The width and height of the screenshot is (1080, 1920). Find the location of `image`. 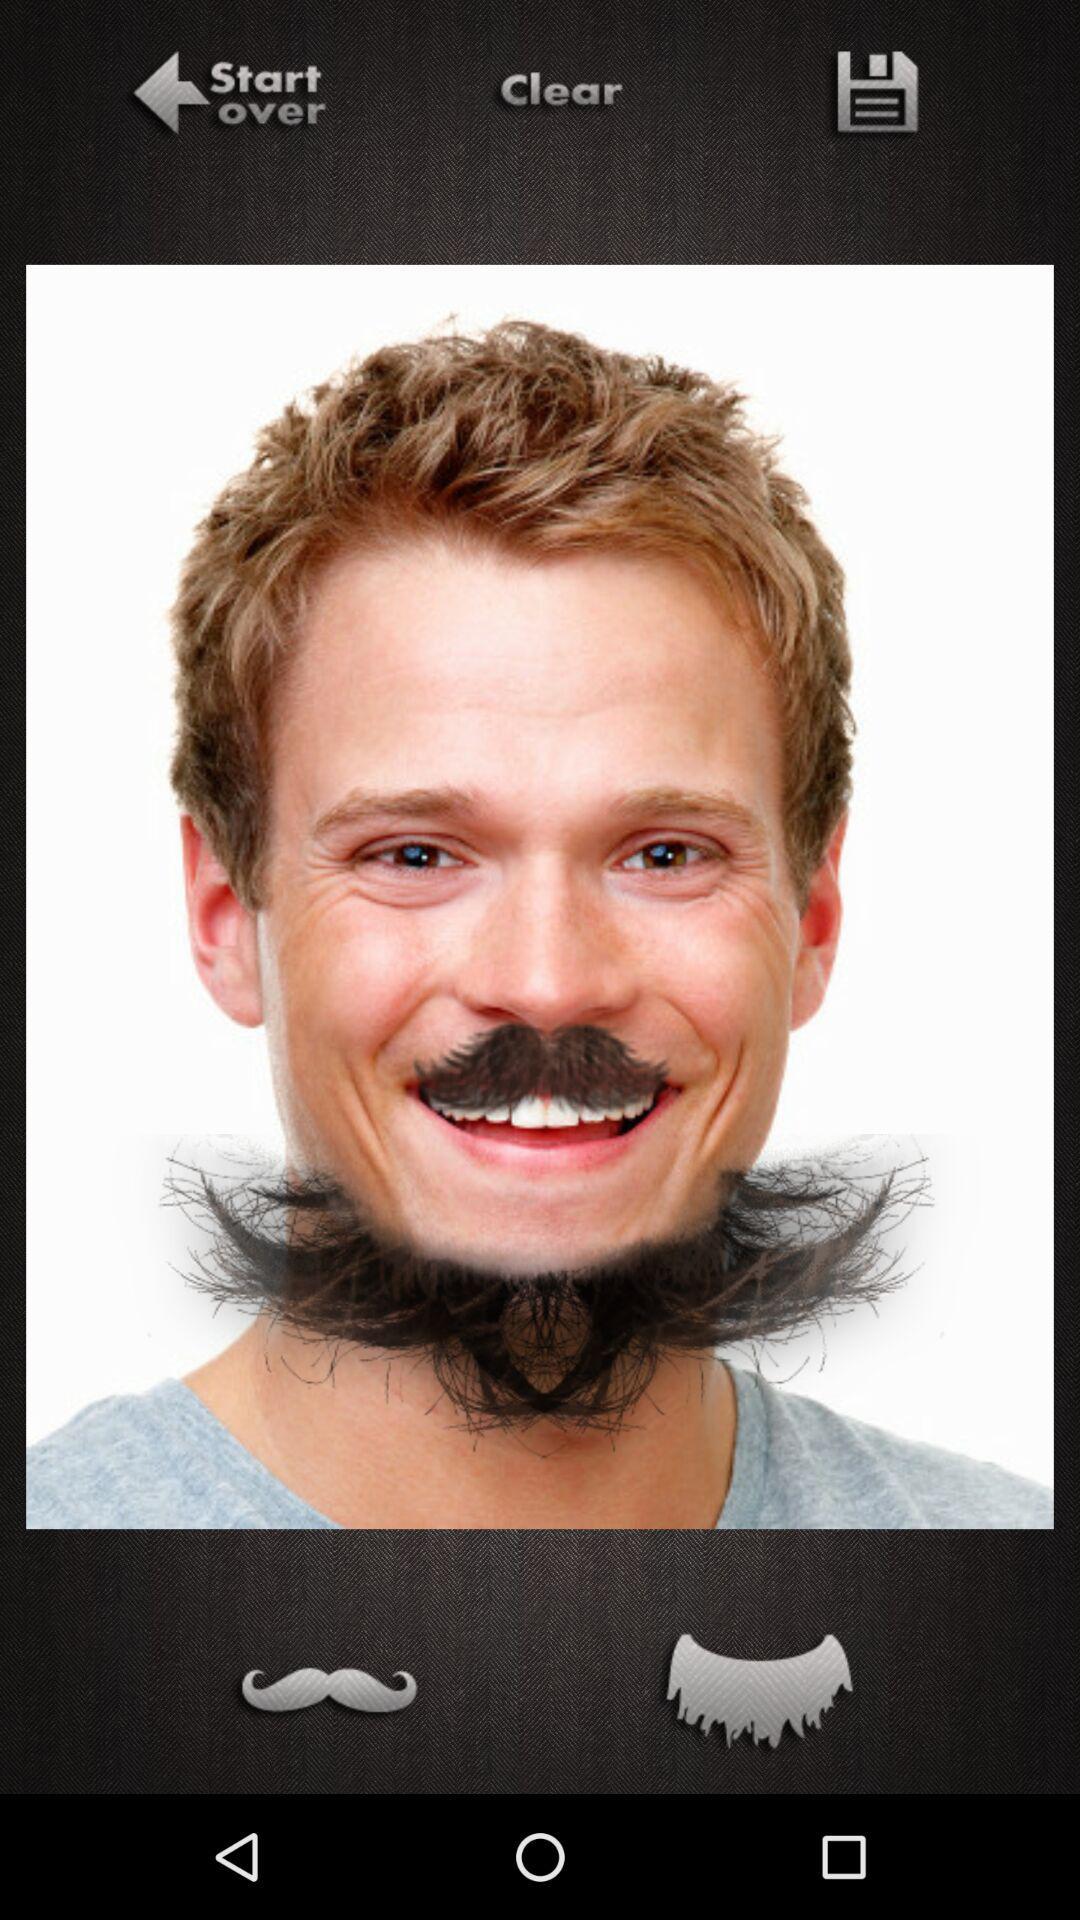

image is located at coordinates (870, 96).